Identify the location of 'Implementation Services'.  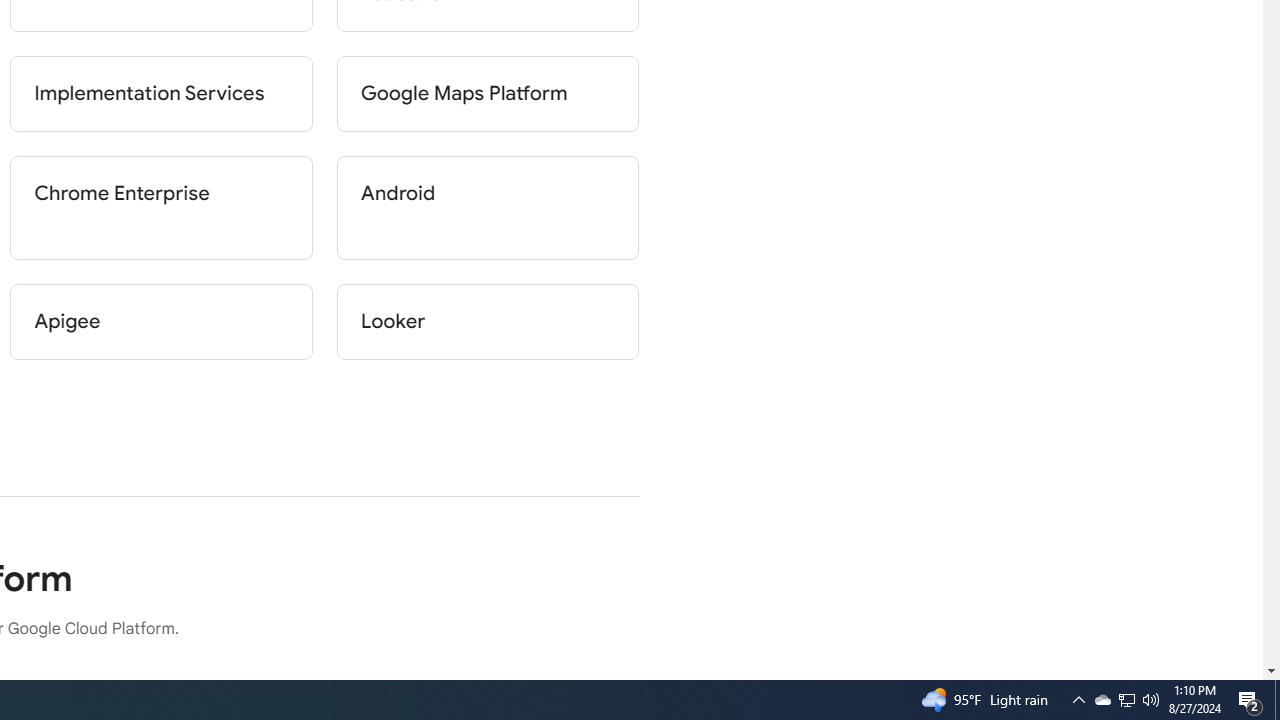
(161, 93).